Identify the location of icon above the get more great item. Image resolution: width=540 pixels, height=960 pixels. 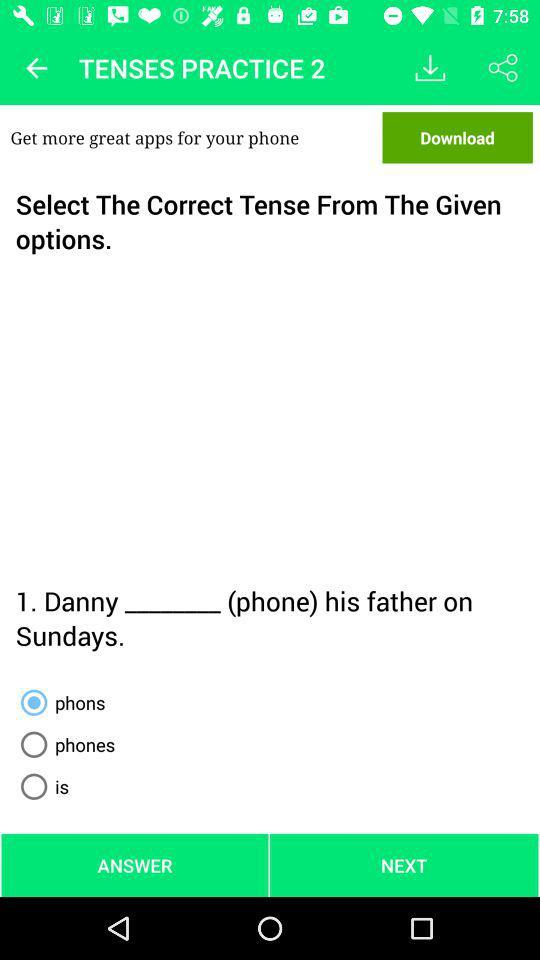
(36, 68).